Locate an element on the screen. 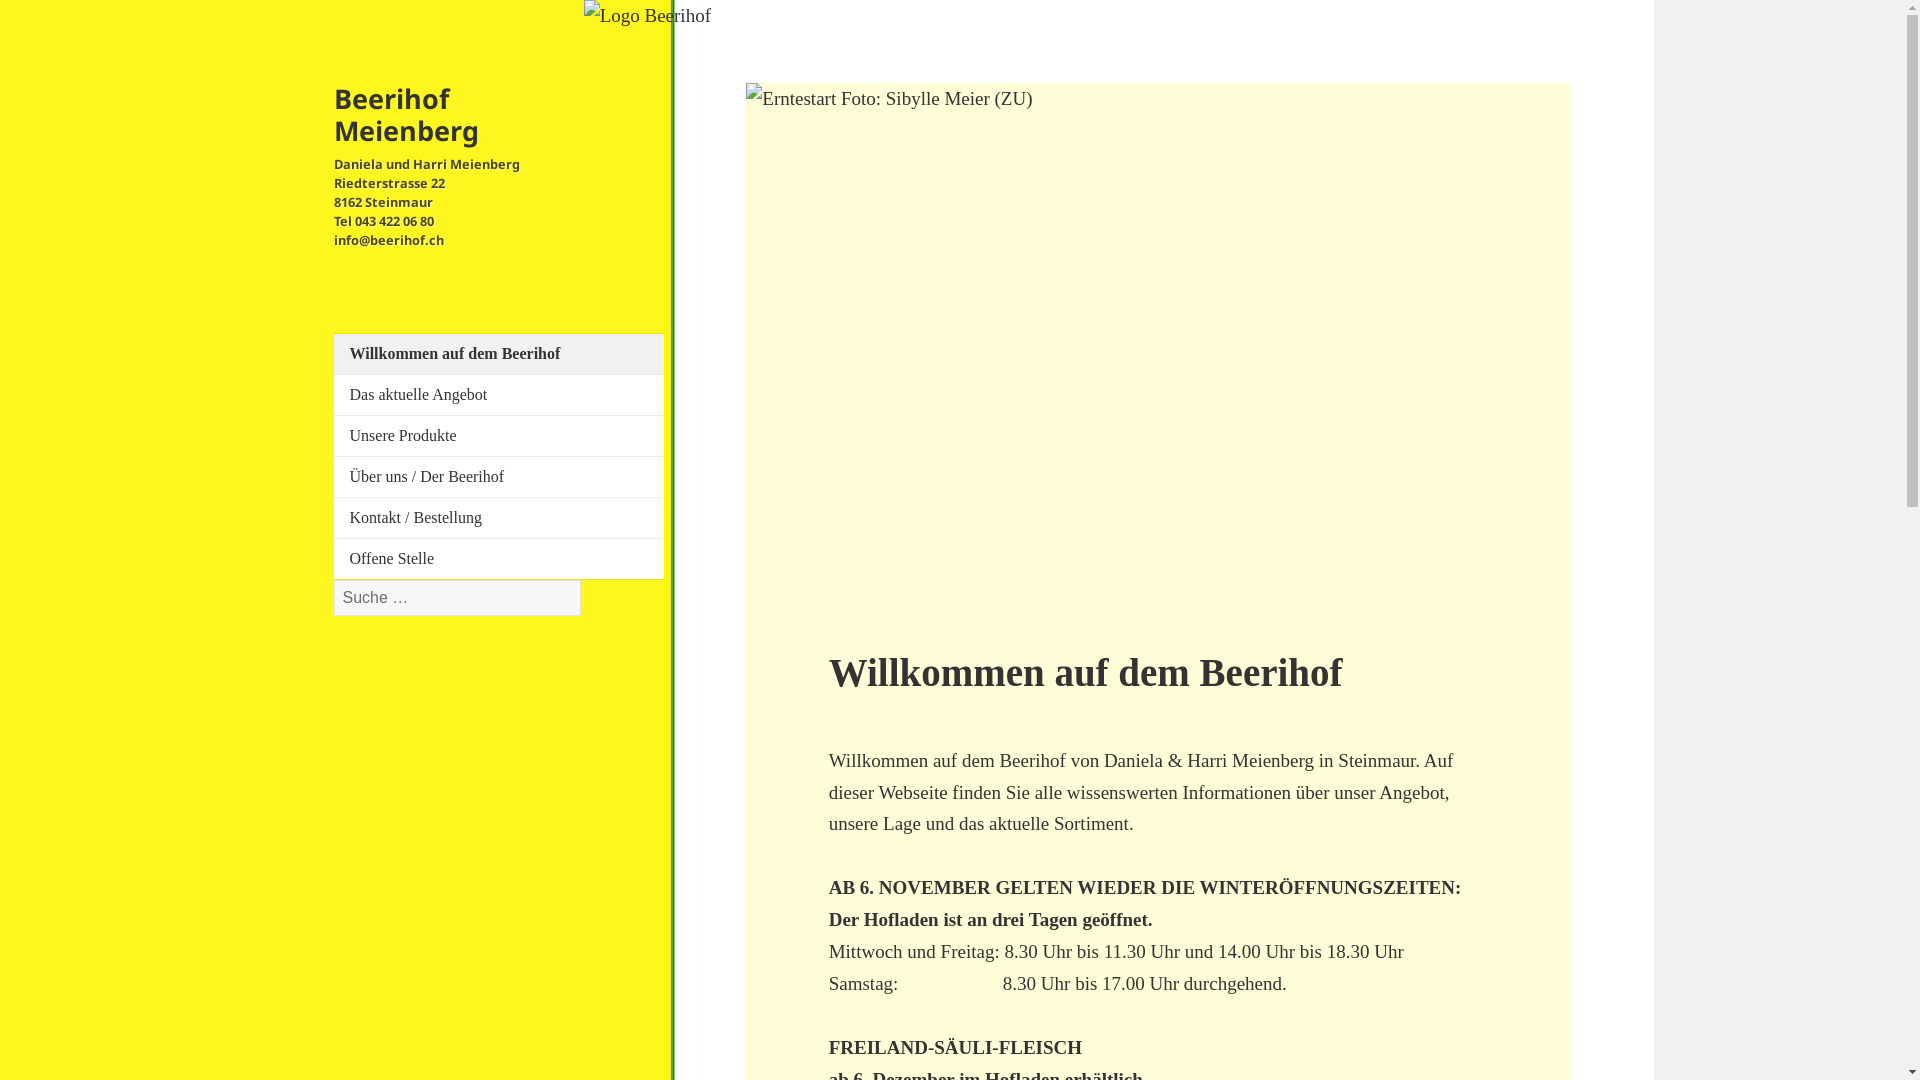 The image size is (1920, 1080). 'Kontakt / Bestellung' is located at coordinates (507, 516).